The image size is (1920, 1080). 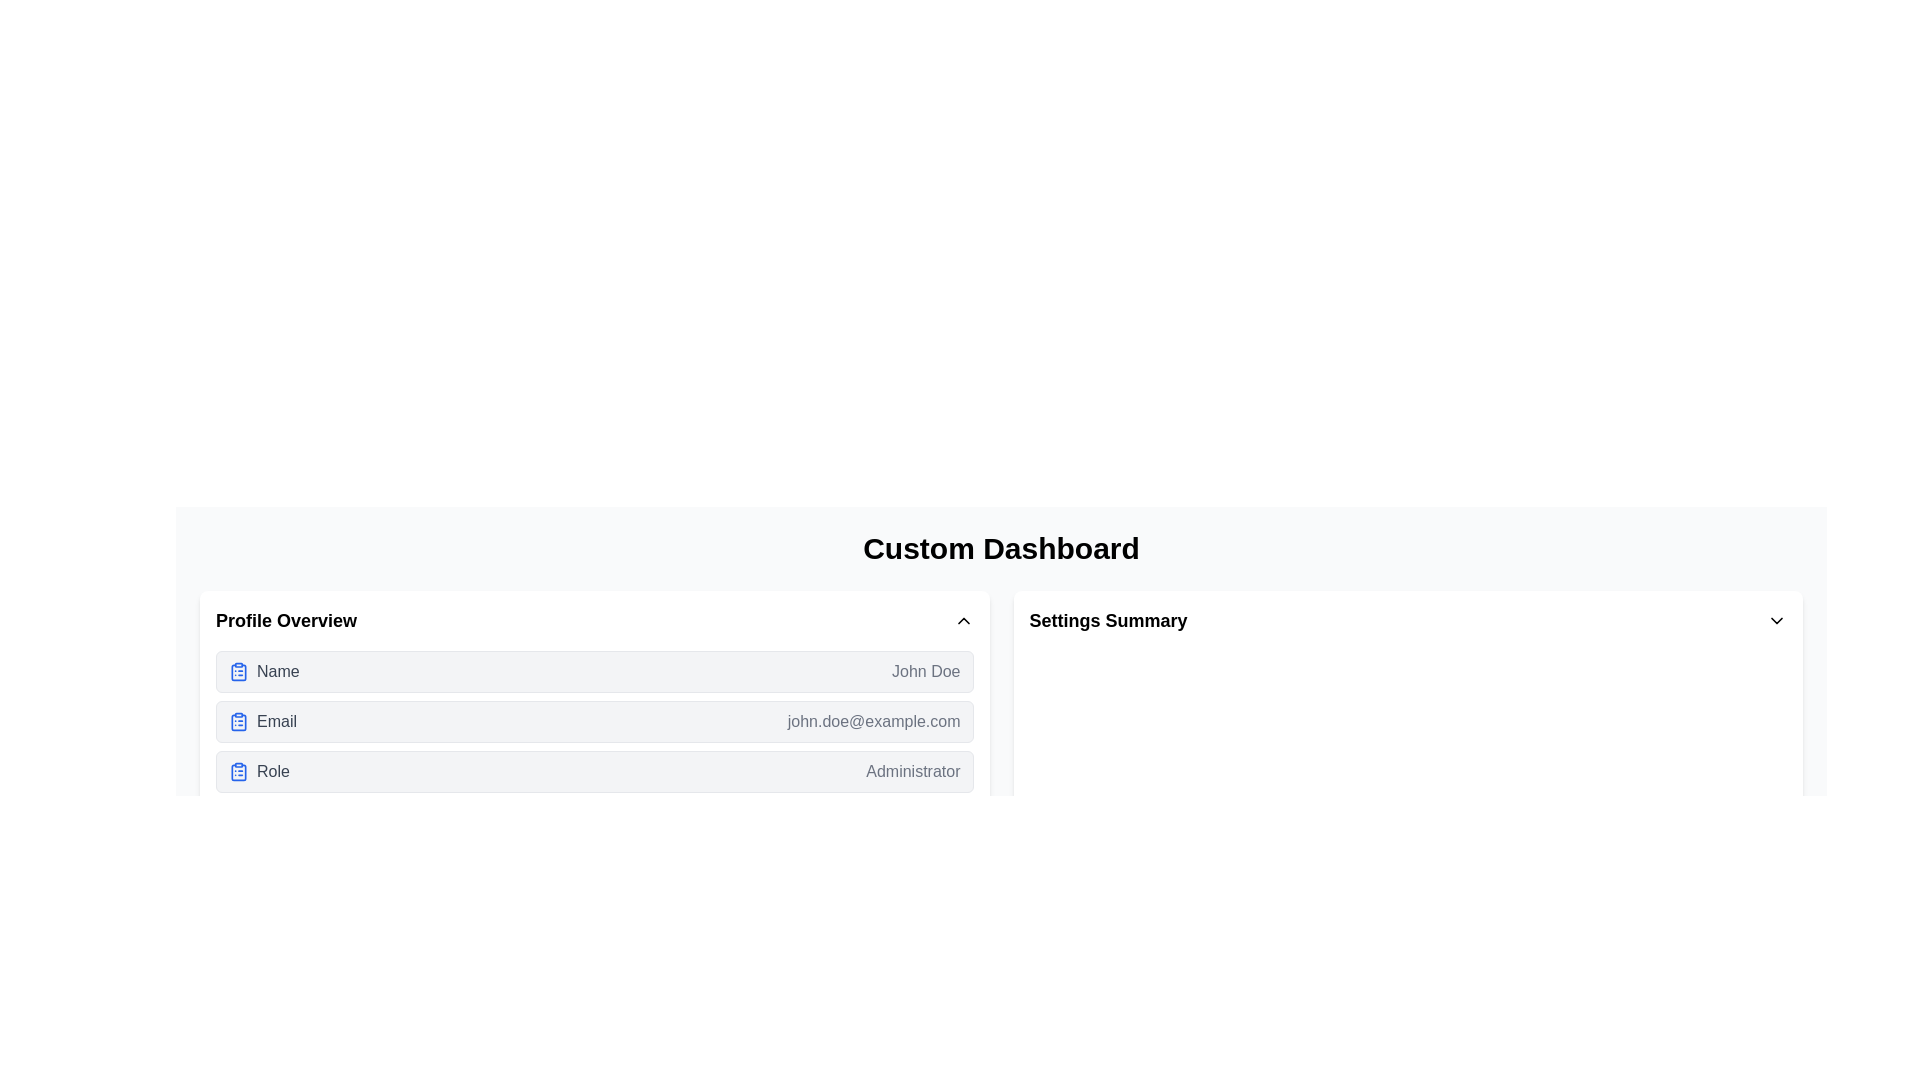 I want to click on the text label displaying 'Administrator' which is styled with a gray-colored font and is positioned on the right side of the 'Role' section within the 'Profile Overview' panel, so click(x=912, y=770).